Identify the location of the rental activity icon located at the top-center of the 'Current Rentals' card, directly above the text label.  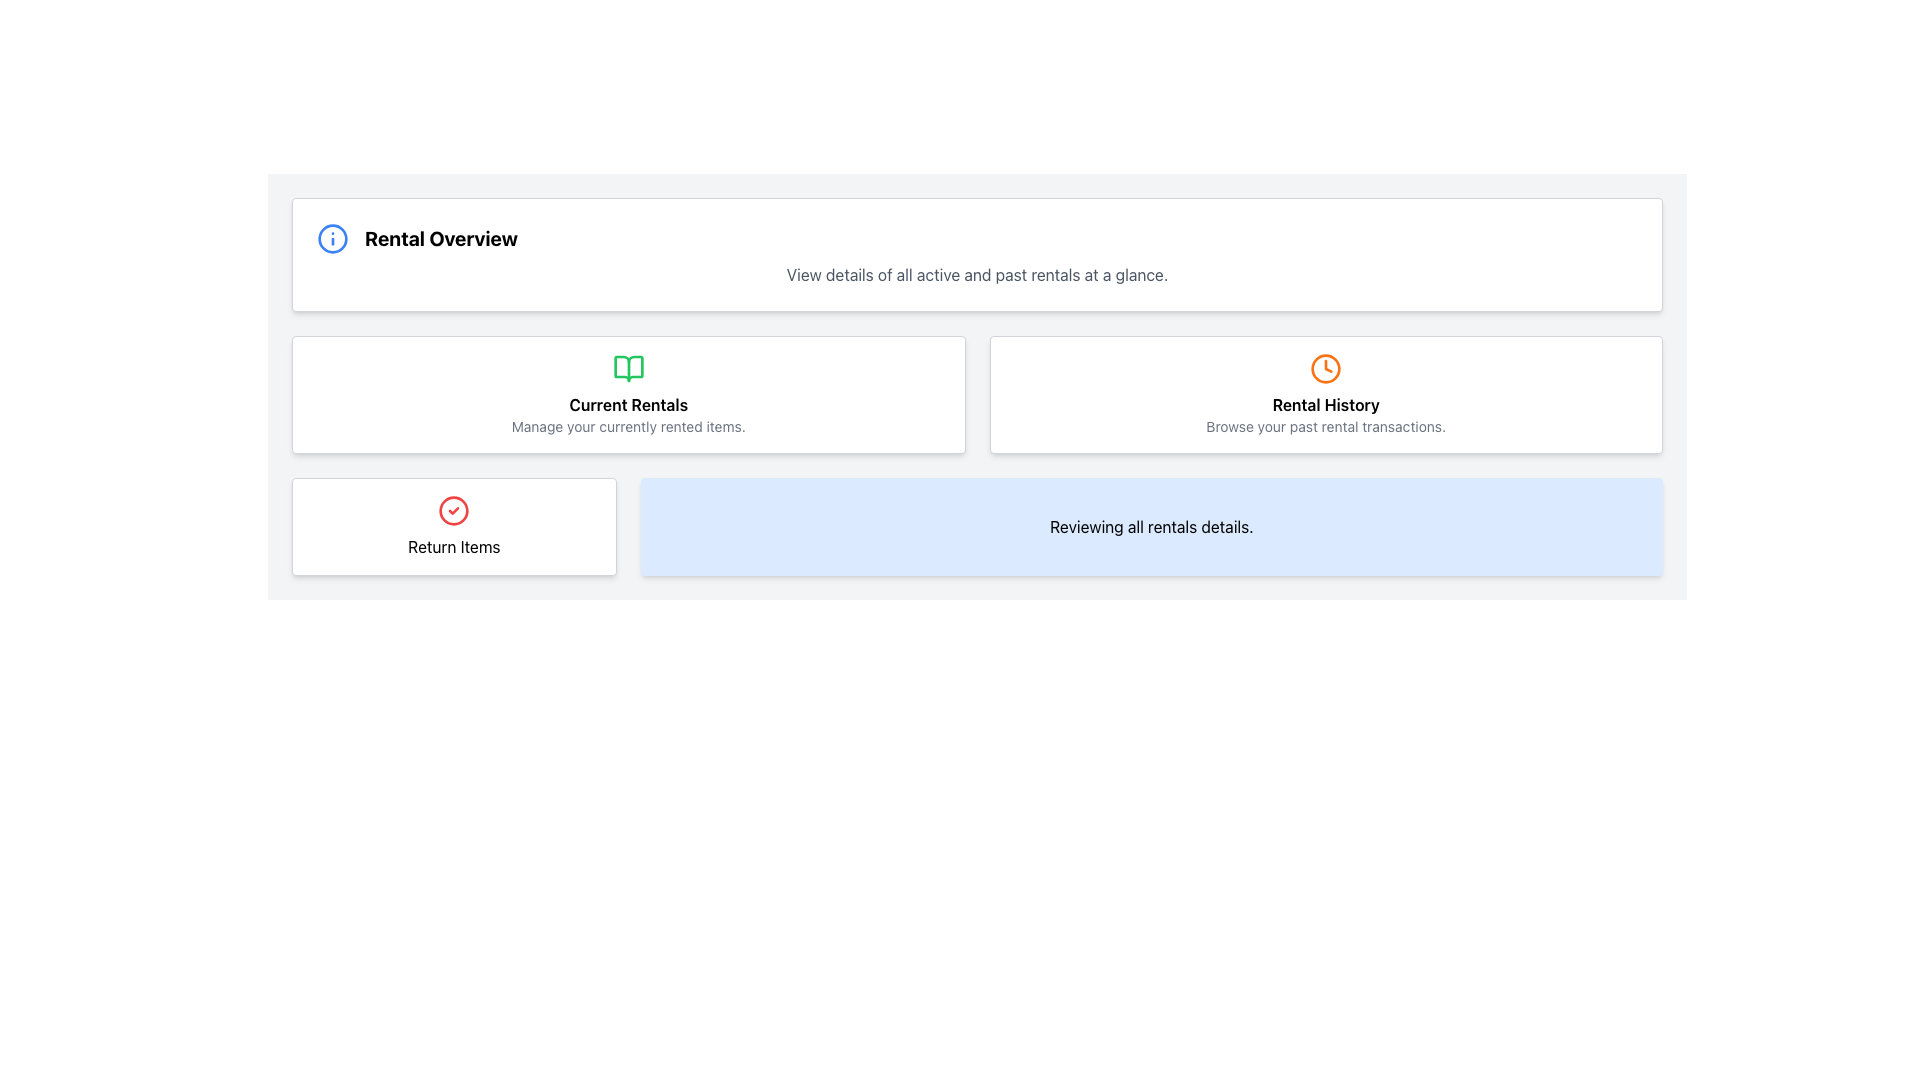
(627, 369).